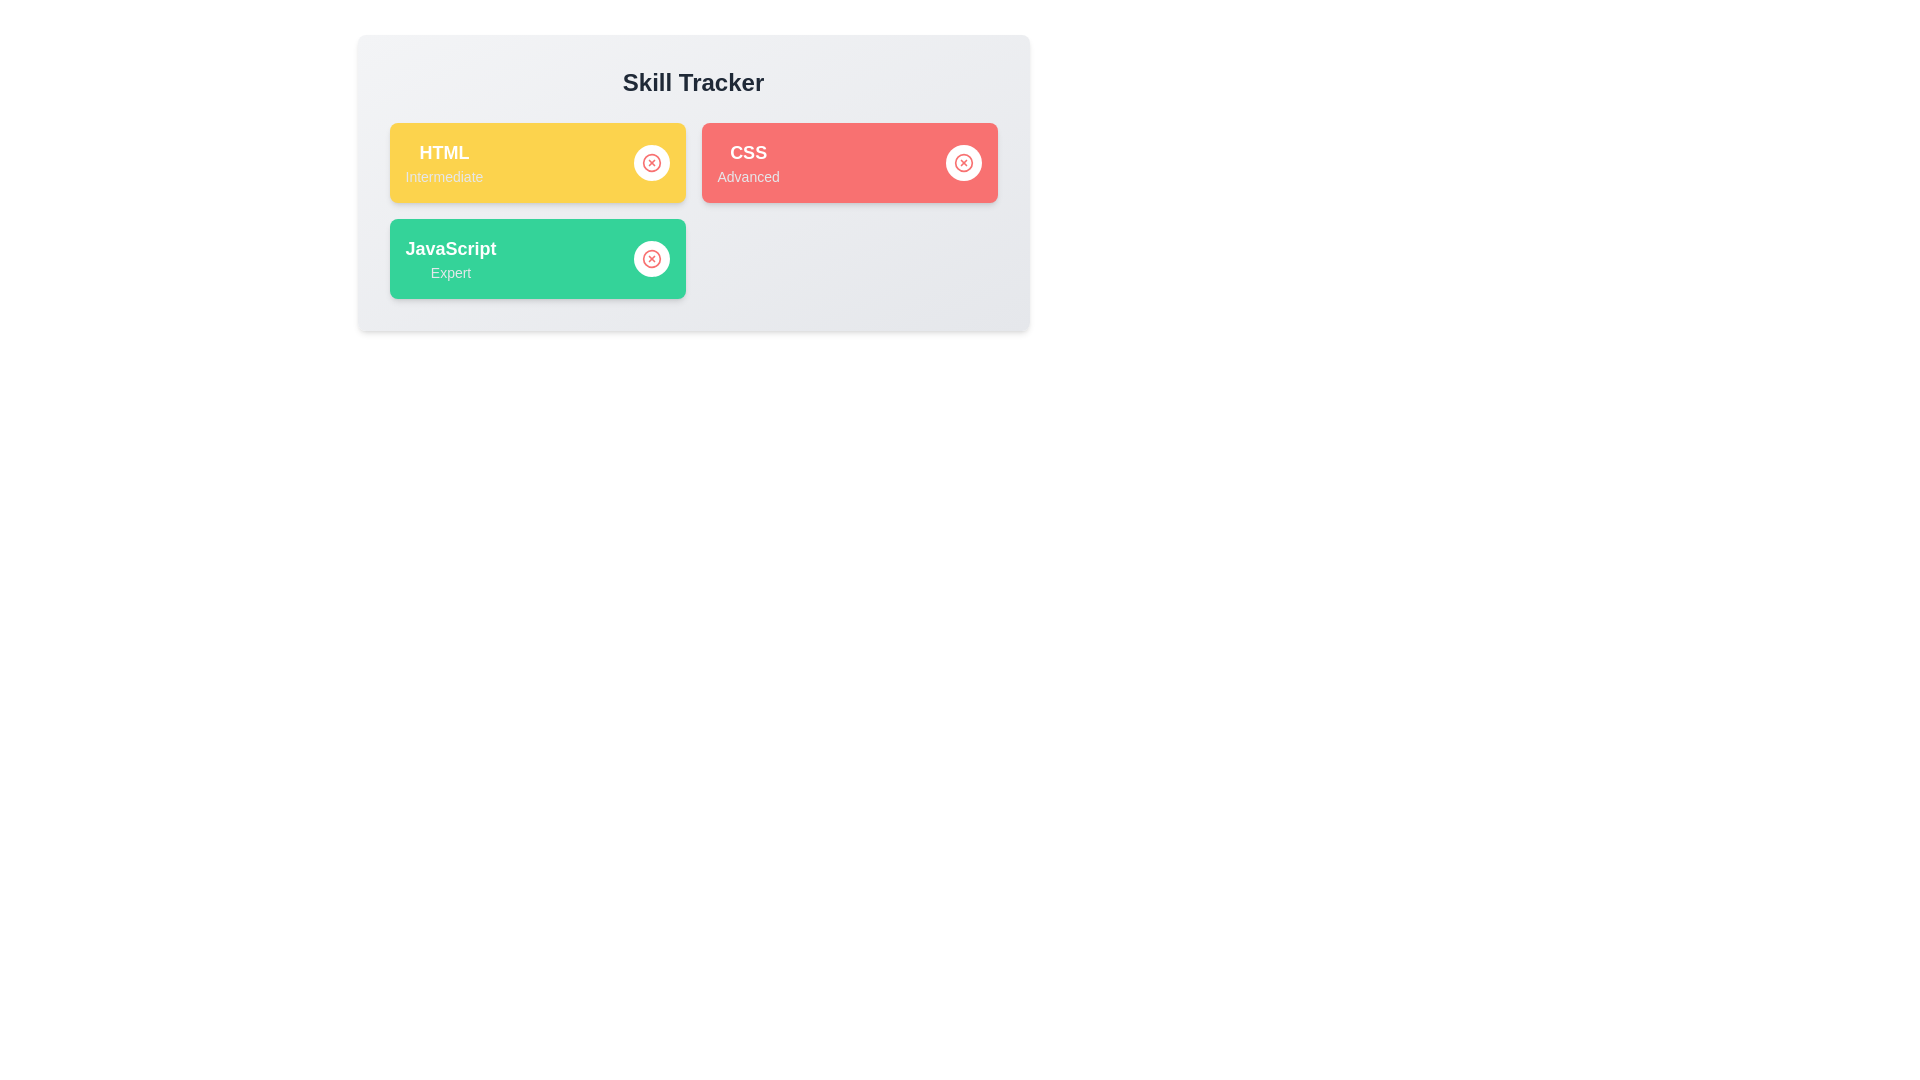 This screenshot has width=1920, height=1080. I want to click on remove button next to the skill named HTML, so click(651, 161).